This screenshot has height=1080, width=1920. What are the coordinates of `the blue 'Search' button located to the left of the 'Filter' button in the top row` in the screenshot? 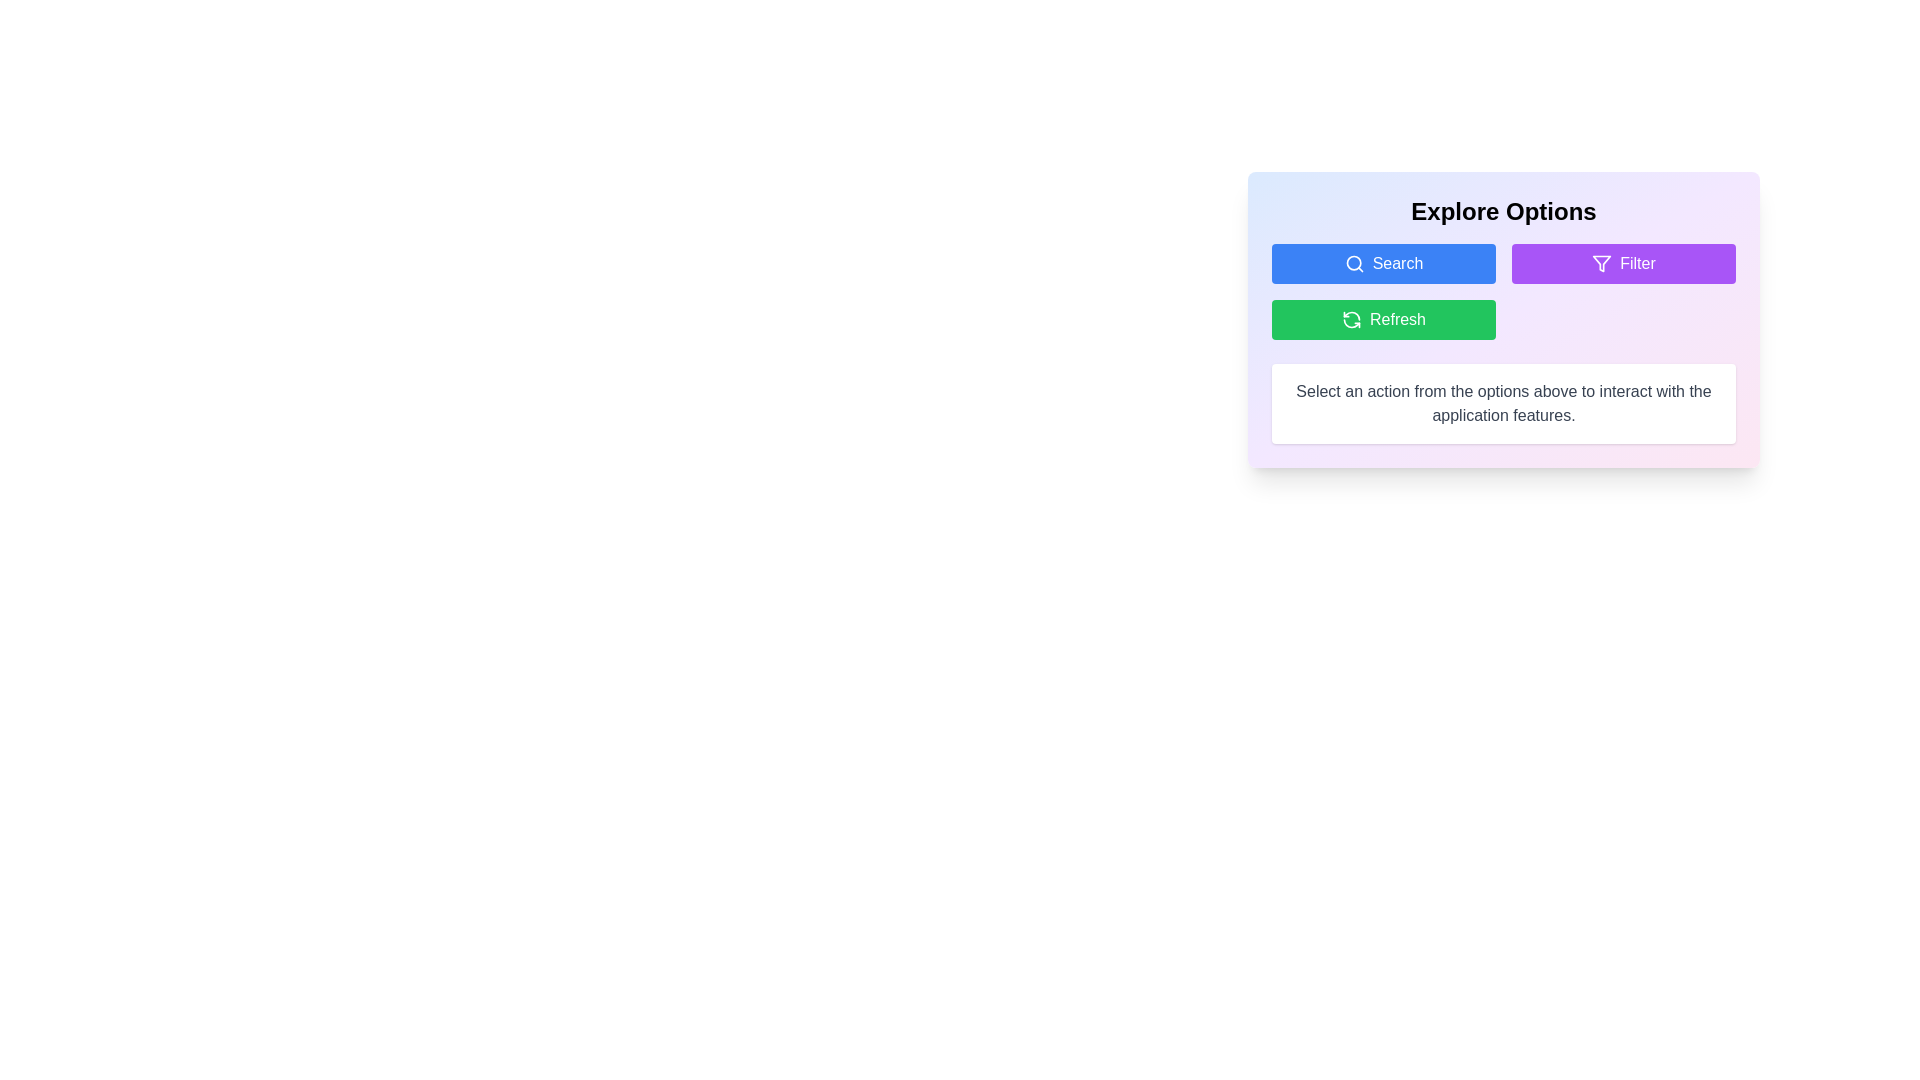 It's located at (1382, 262).